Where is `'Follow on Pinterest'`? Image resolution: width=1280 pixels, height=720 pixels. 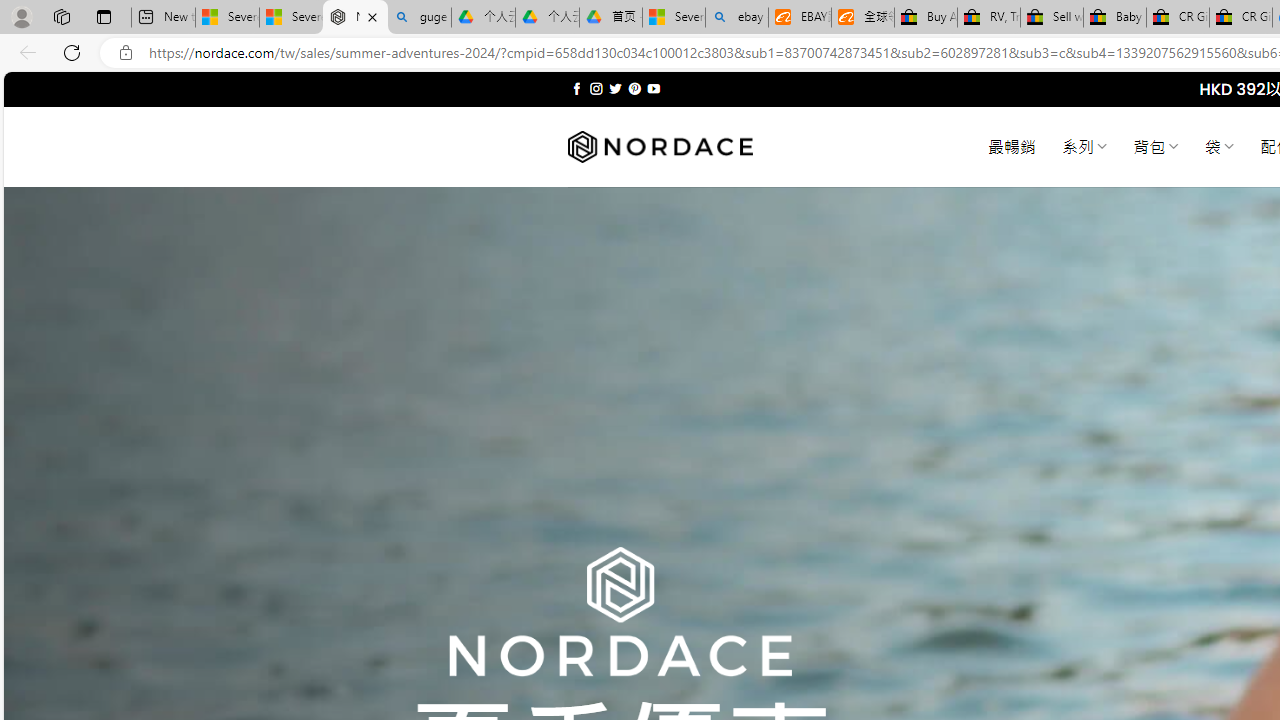
'Follow on Pinterest' is located at coordinates (633, 88).